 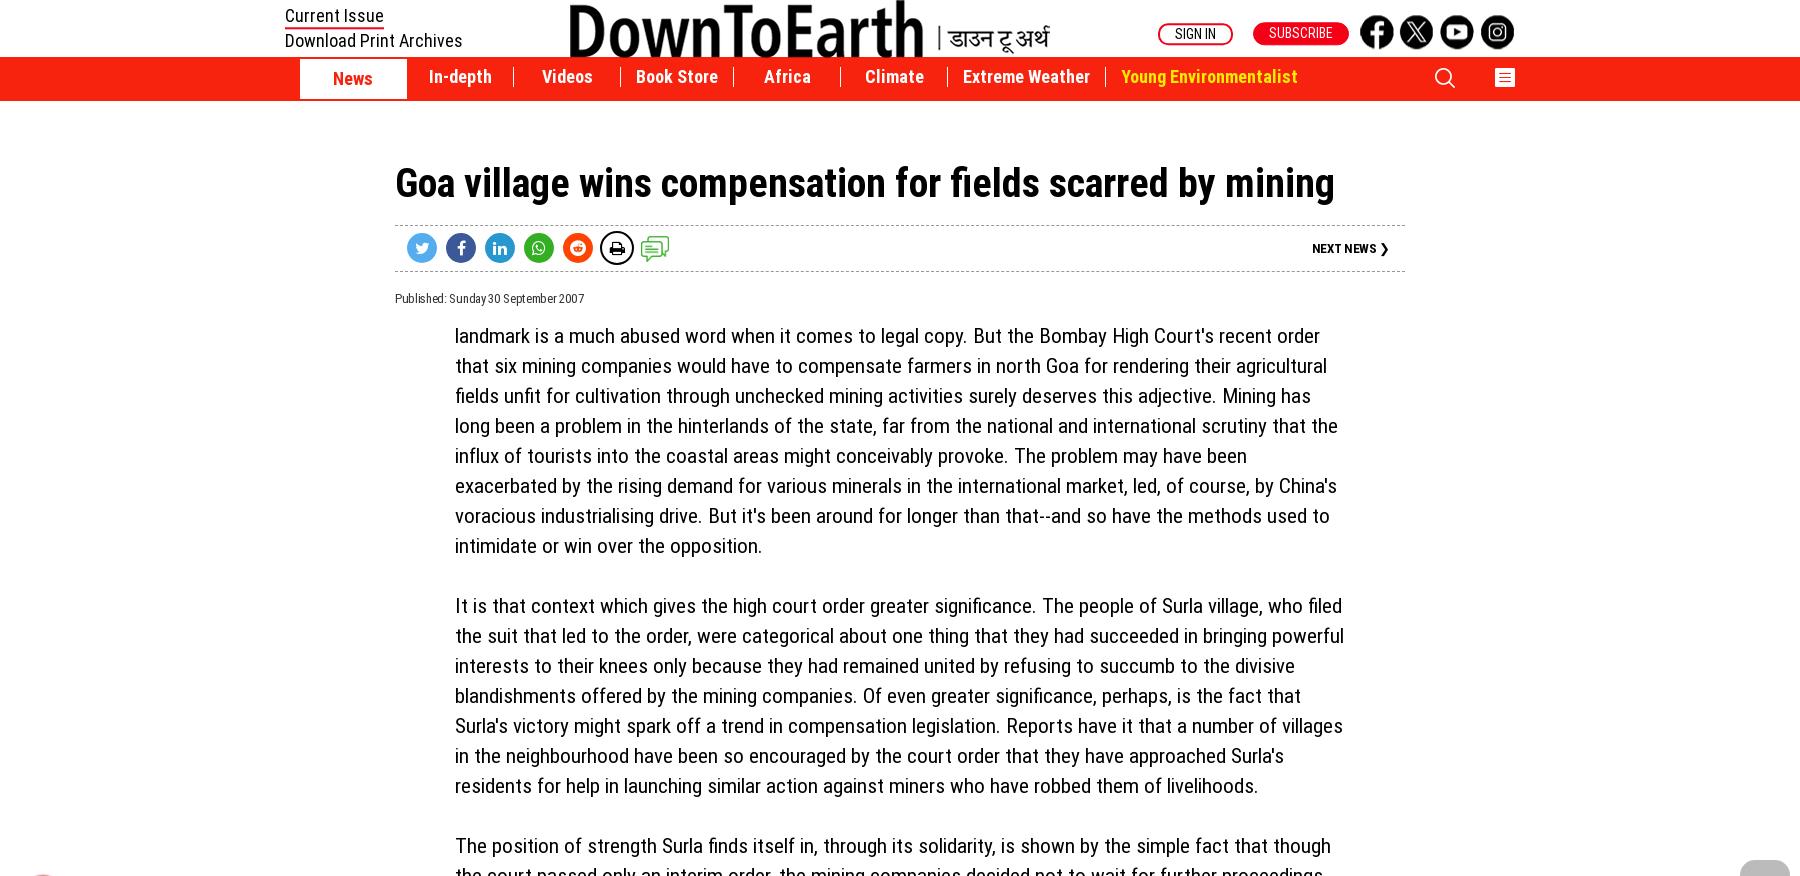 I want to click on 'is a much abused word when it comes to legal copy. But the Bombay High Court's recent order that six mining companies would have to compensate farmers in north Goa for rendering their agricultural fields unfit for cultivation through unchecked mining activities surely deserves this adjective. Mining has long been a problem in the hinterlands of the state, far from the national and international scrutiny that the influx of tourists into the coastal areas might conceivably provoke. The problem may have been exacerbated by the rising demand for various minerals in the international market, led, of course, by China's voracious industrialising drive. But it's been around for longer than that--and so have the methods used to intimidate or win over the opposition.', so click(x=454, y=439).